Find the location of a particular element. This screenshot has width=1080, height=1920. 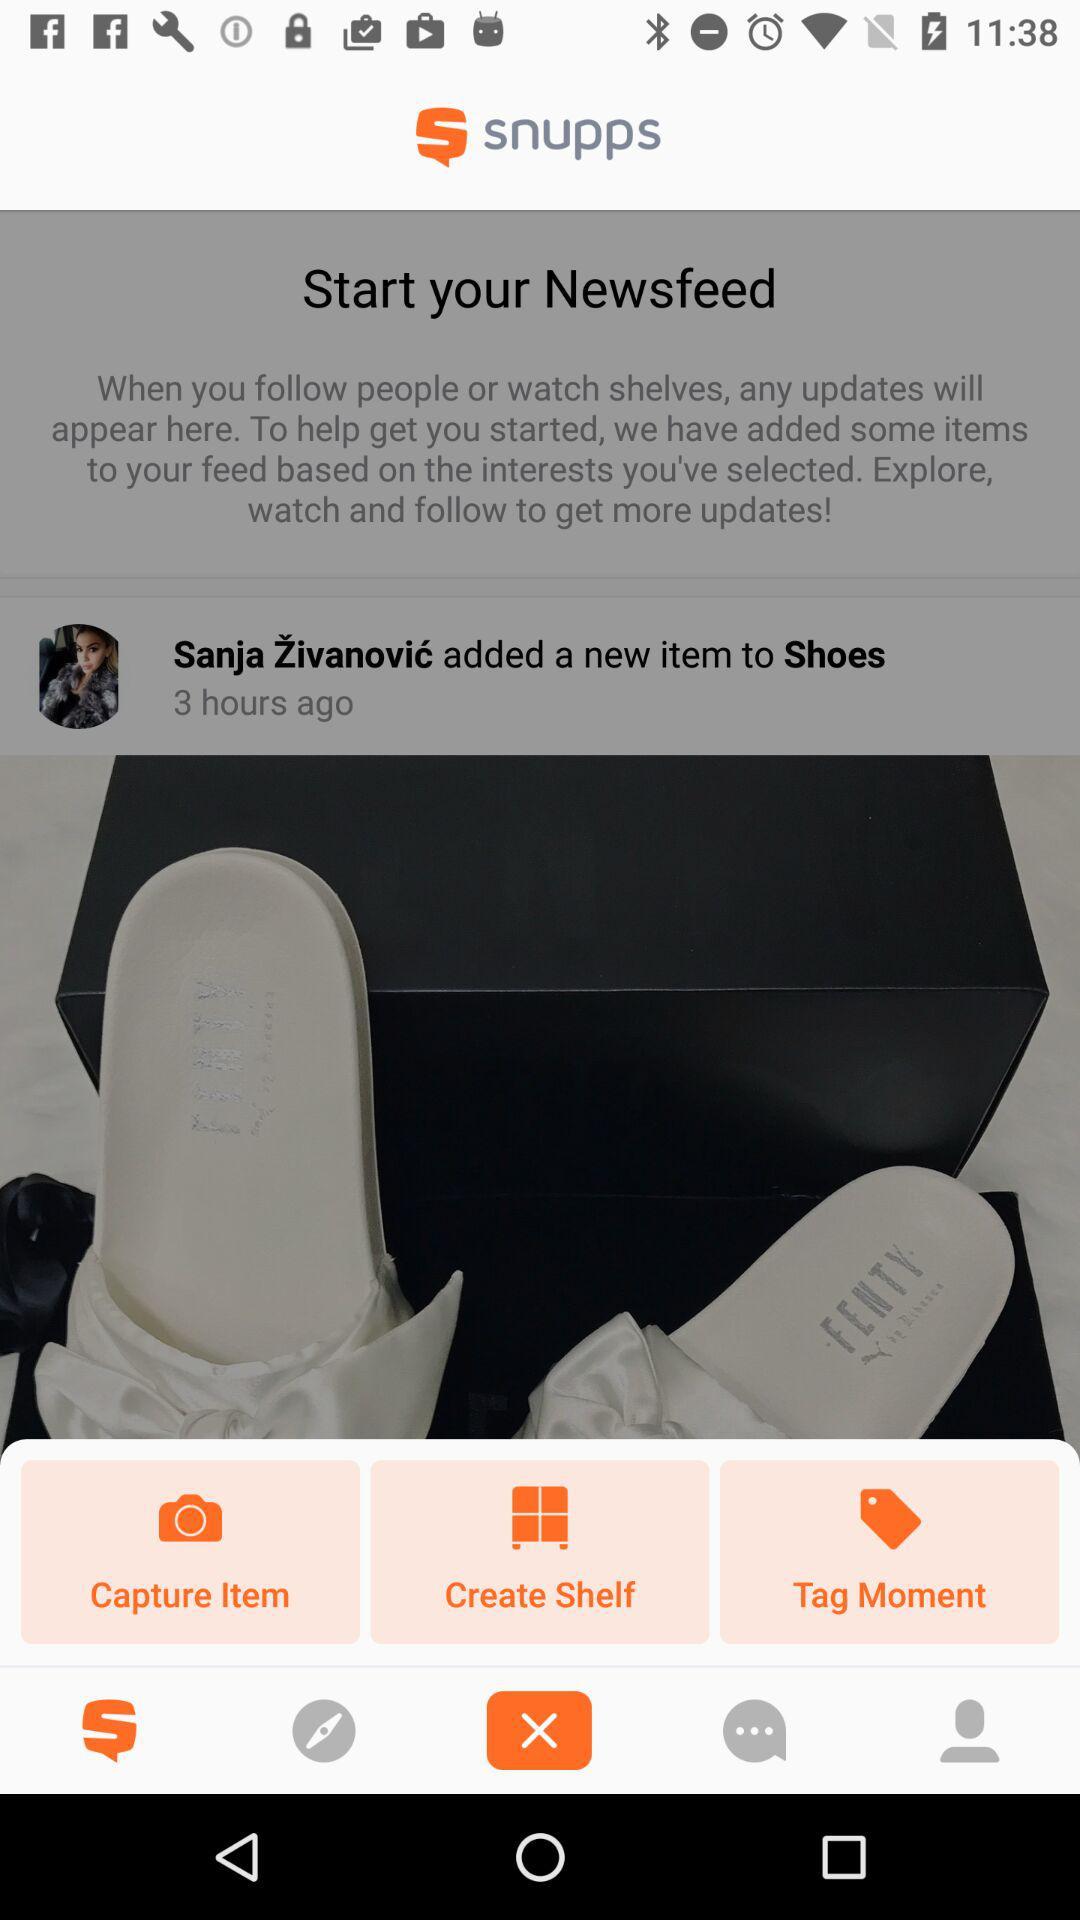

page is located at coordinates (538, 1729).